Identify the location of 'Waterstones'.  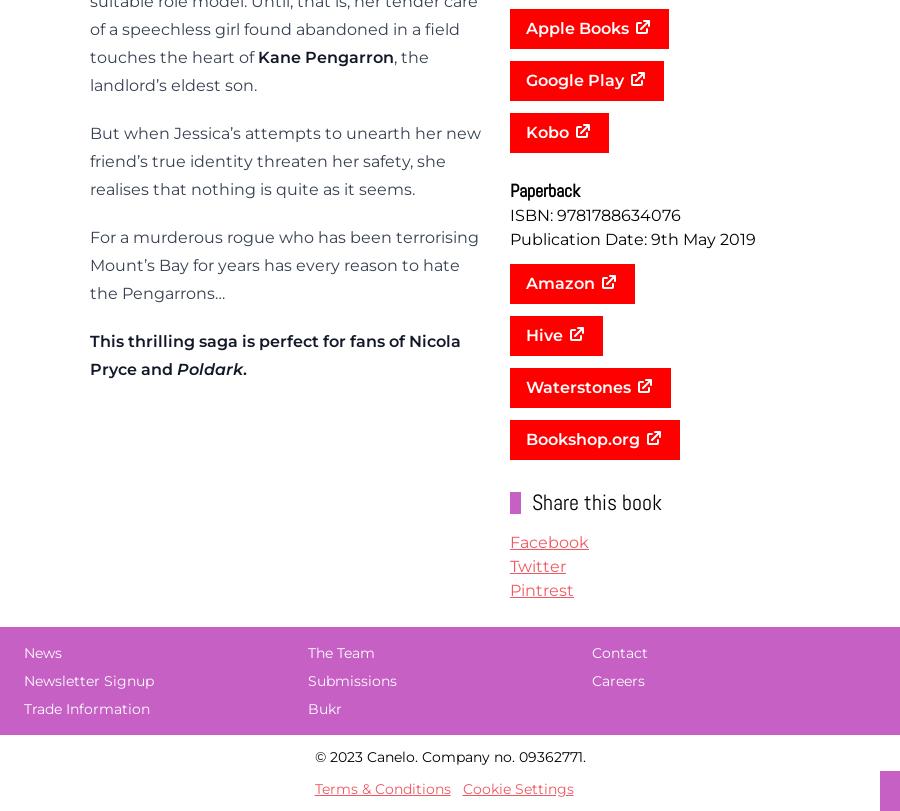
(578, 387).